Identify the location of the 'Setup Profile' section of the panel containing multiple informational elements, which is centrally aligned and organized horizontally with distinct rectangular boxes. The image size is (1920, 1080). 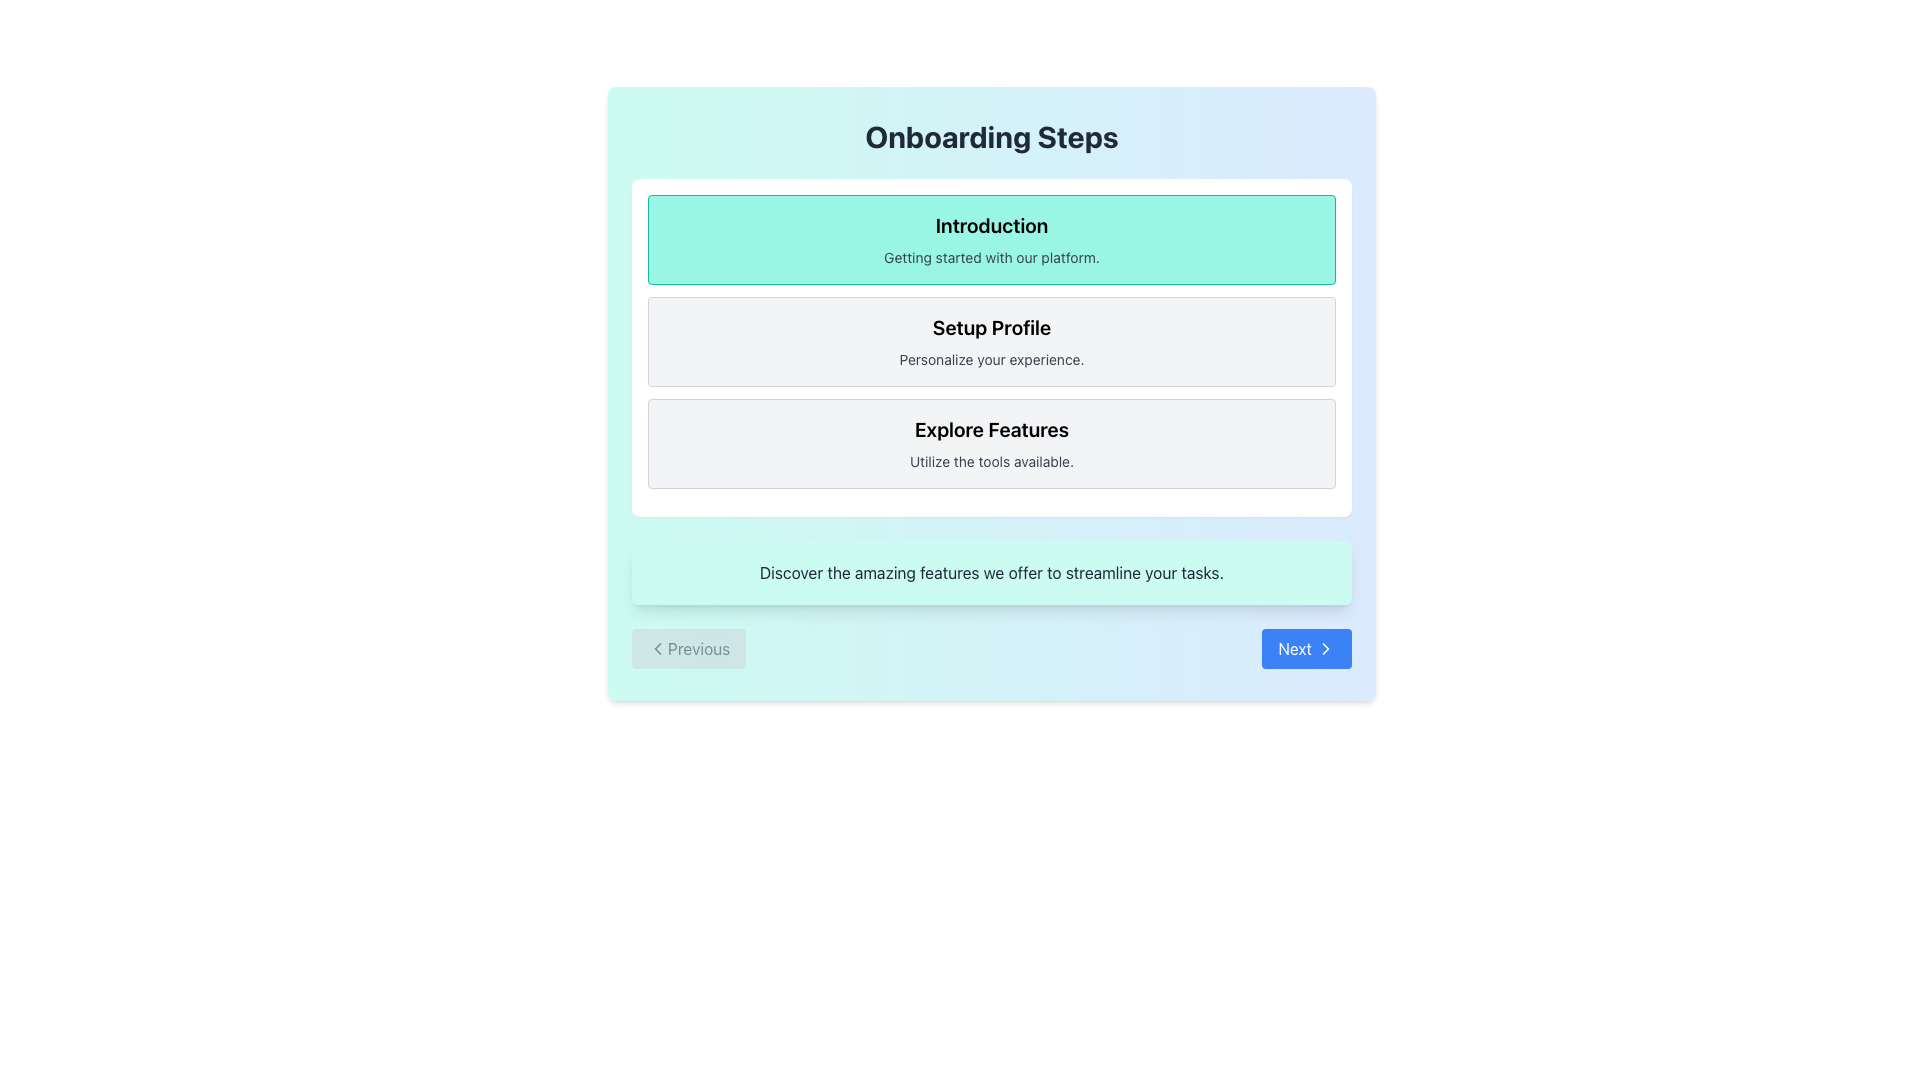
(992, 346).